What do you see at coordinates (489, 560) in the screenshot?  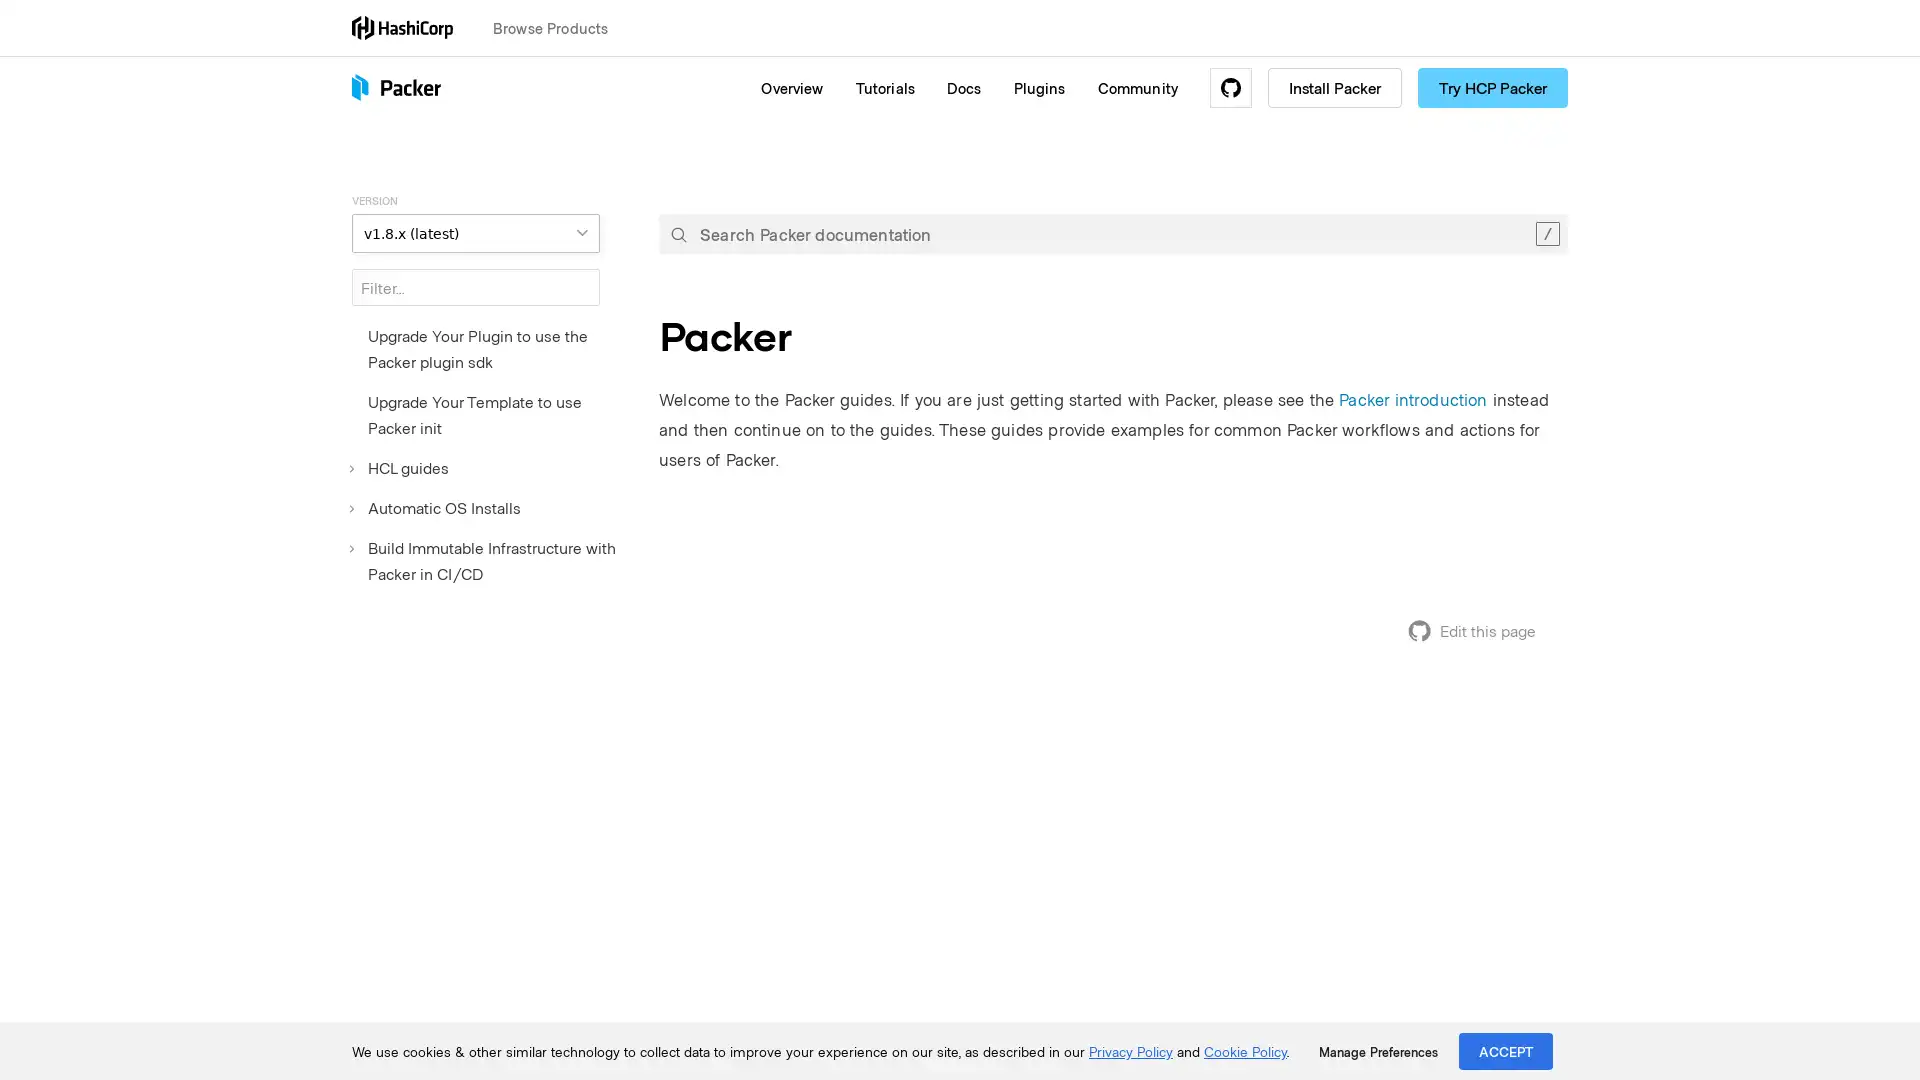 I see `Build Immutable Infrastructure with Packer in CI/CD` at bounding box center [489, 560].